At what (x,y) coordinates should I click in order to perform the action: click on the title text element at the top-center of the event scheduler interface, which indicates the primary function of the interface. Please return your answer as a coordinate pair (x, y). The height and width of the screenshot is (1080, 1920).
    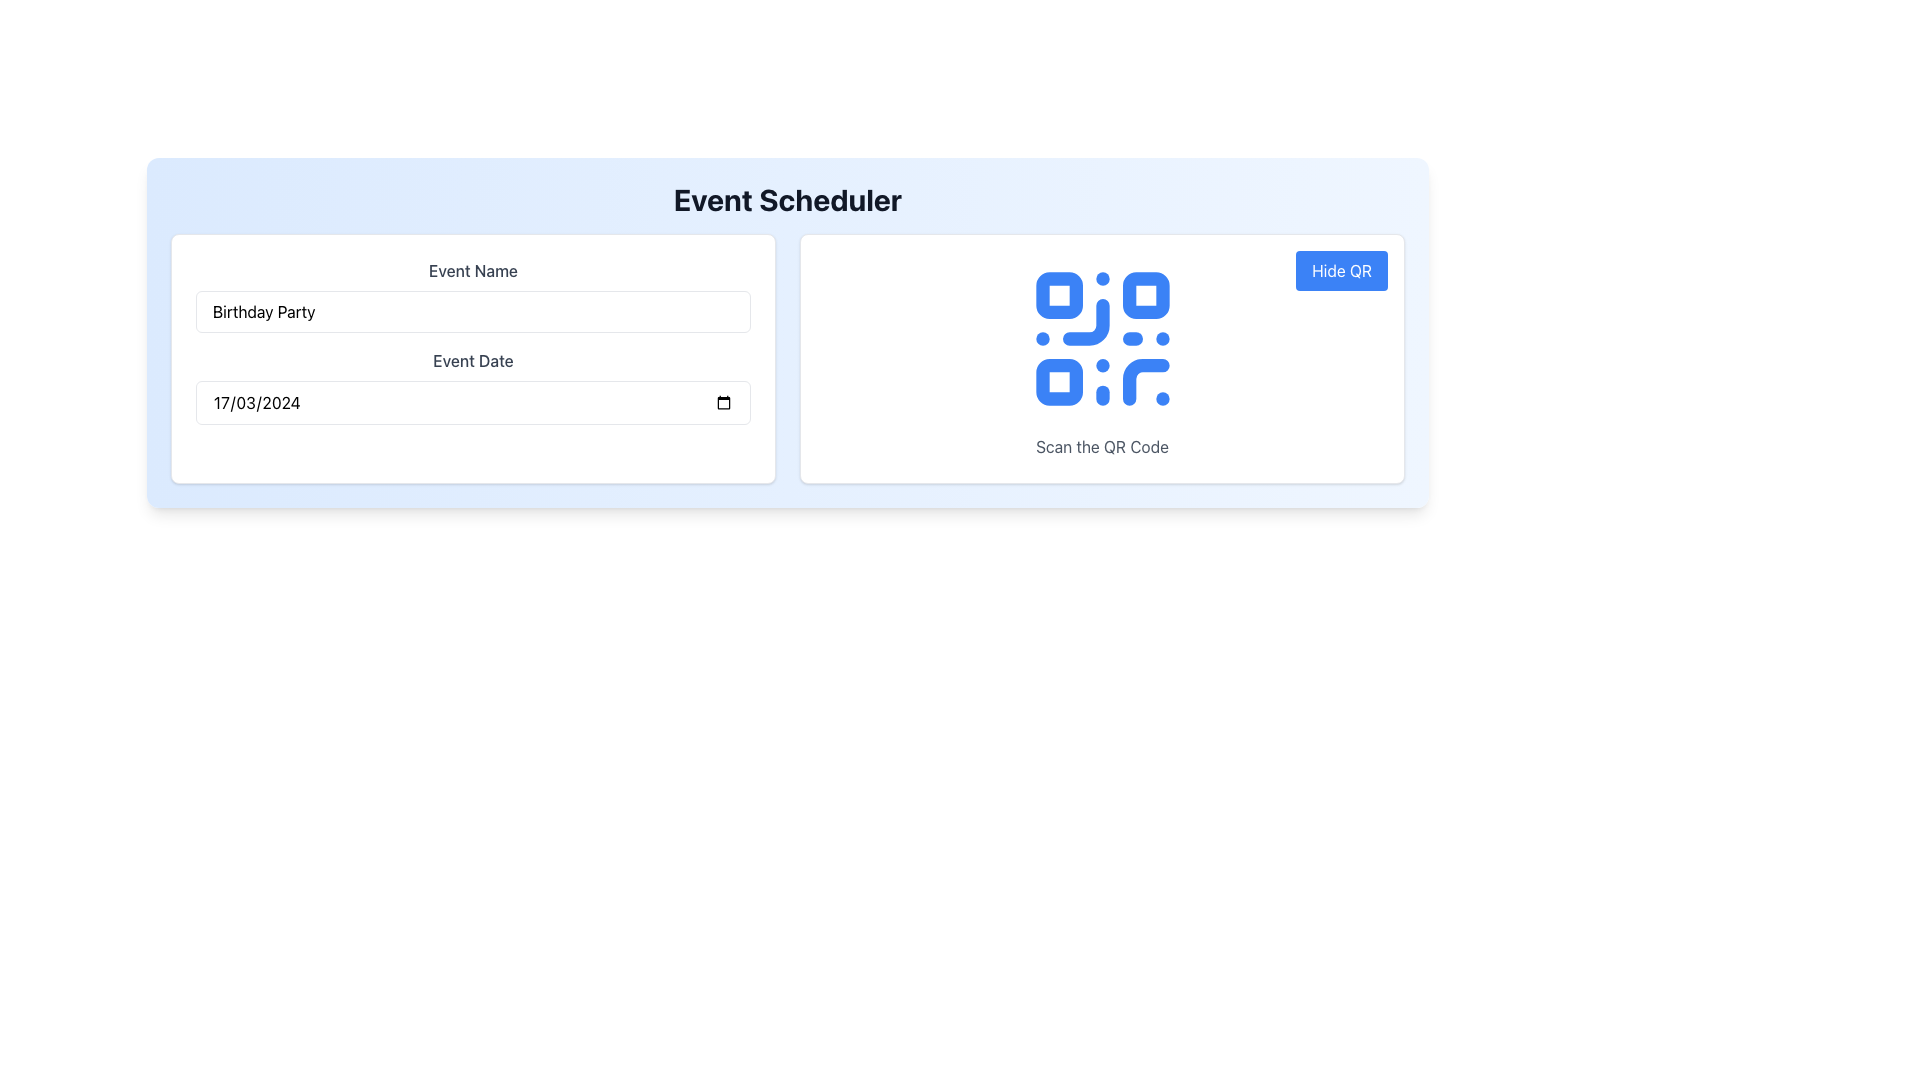
    Looking at the image, I should click on (786, 200).